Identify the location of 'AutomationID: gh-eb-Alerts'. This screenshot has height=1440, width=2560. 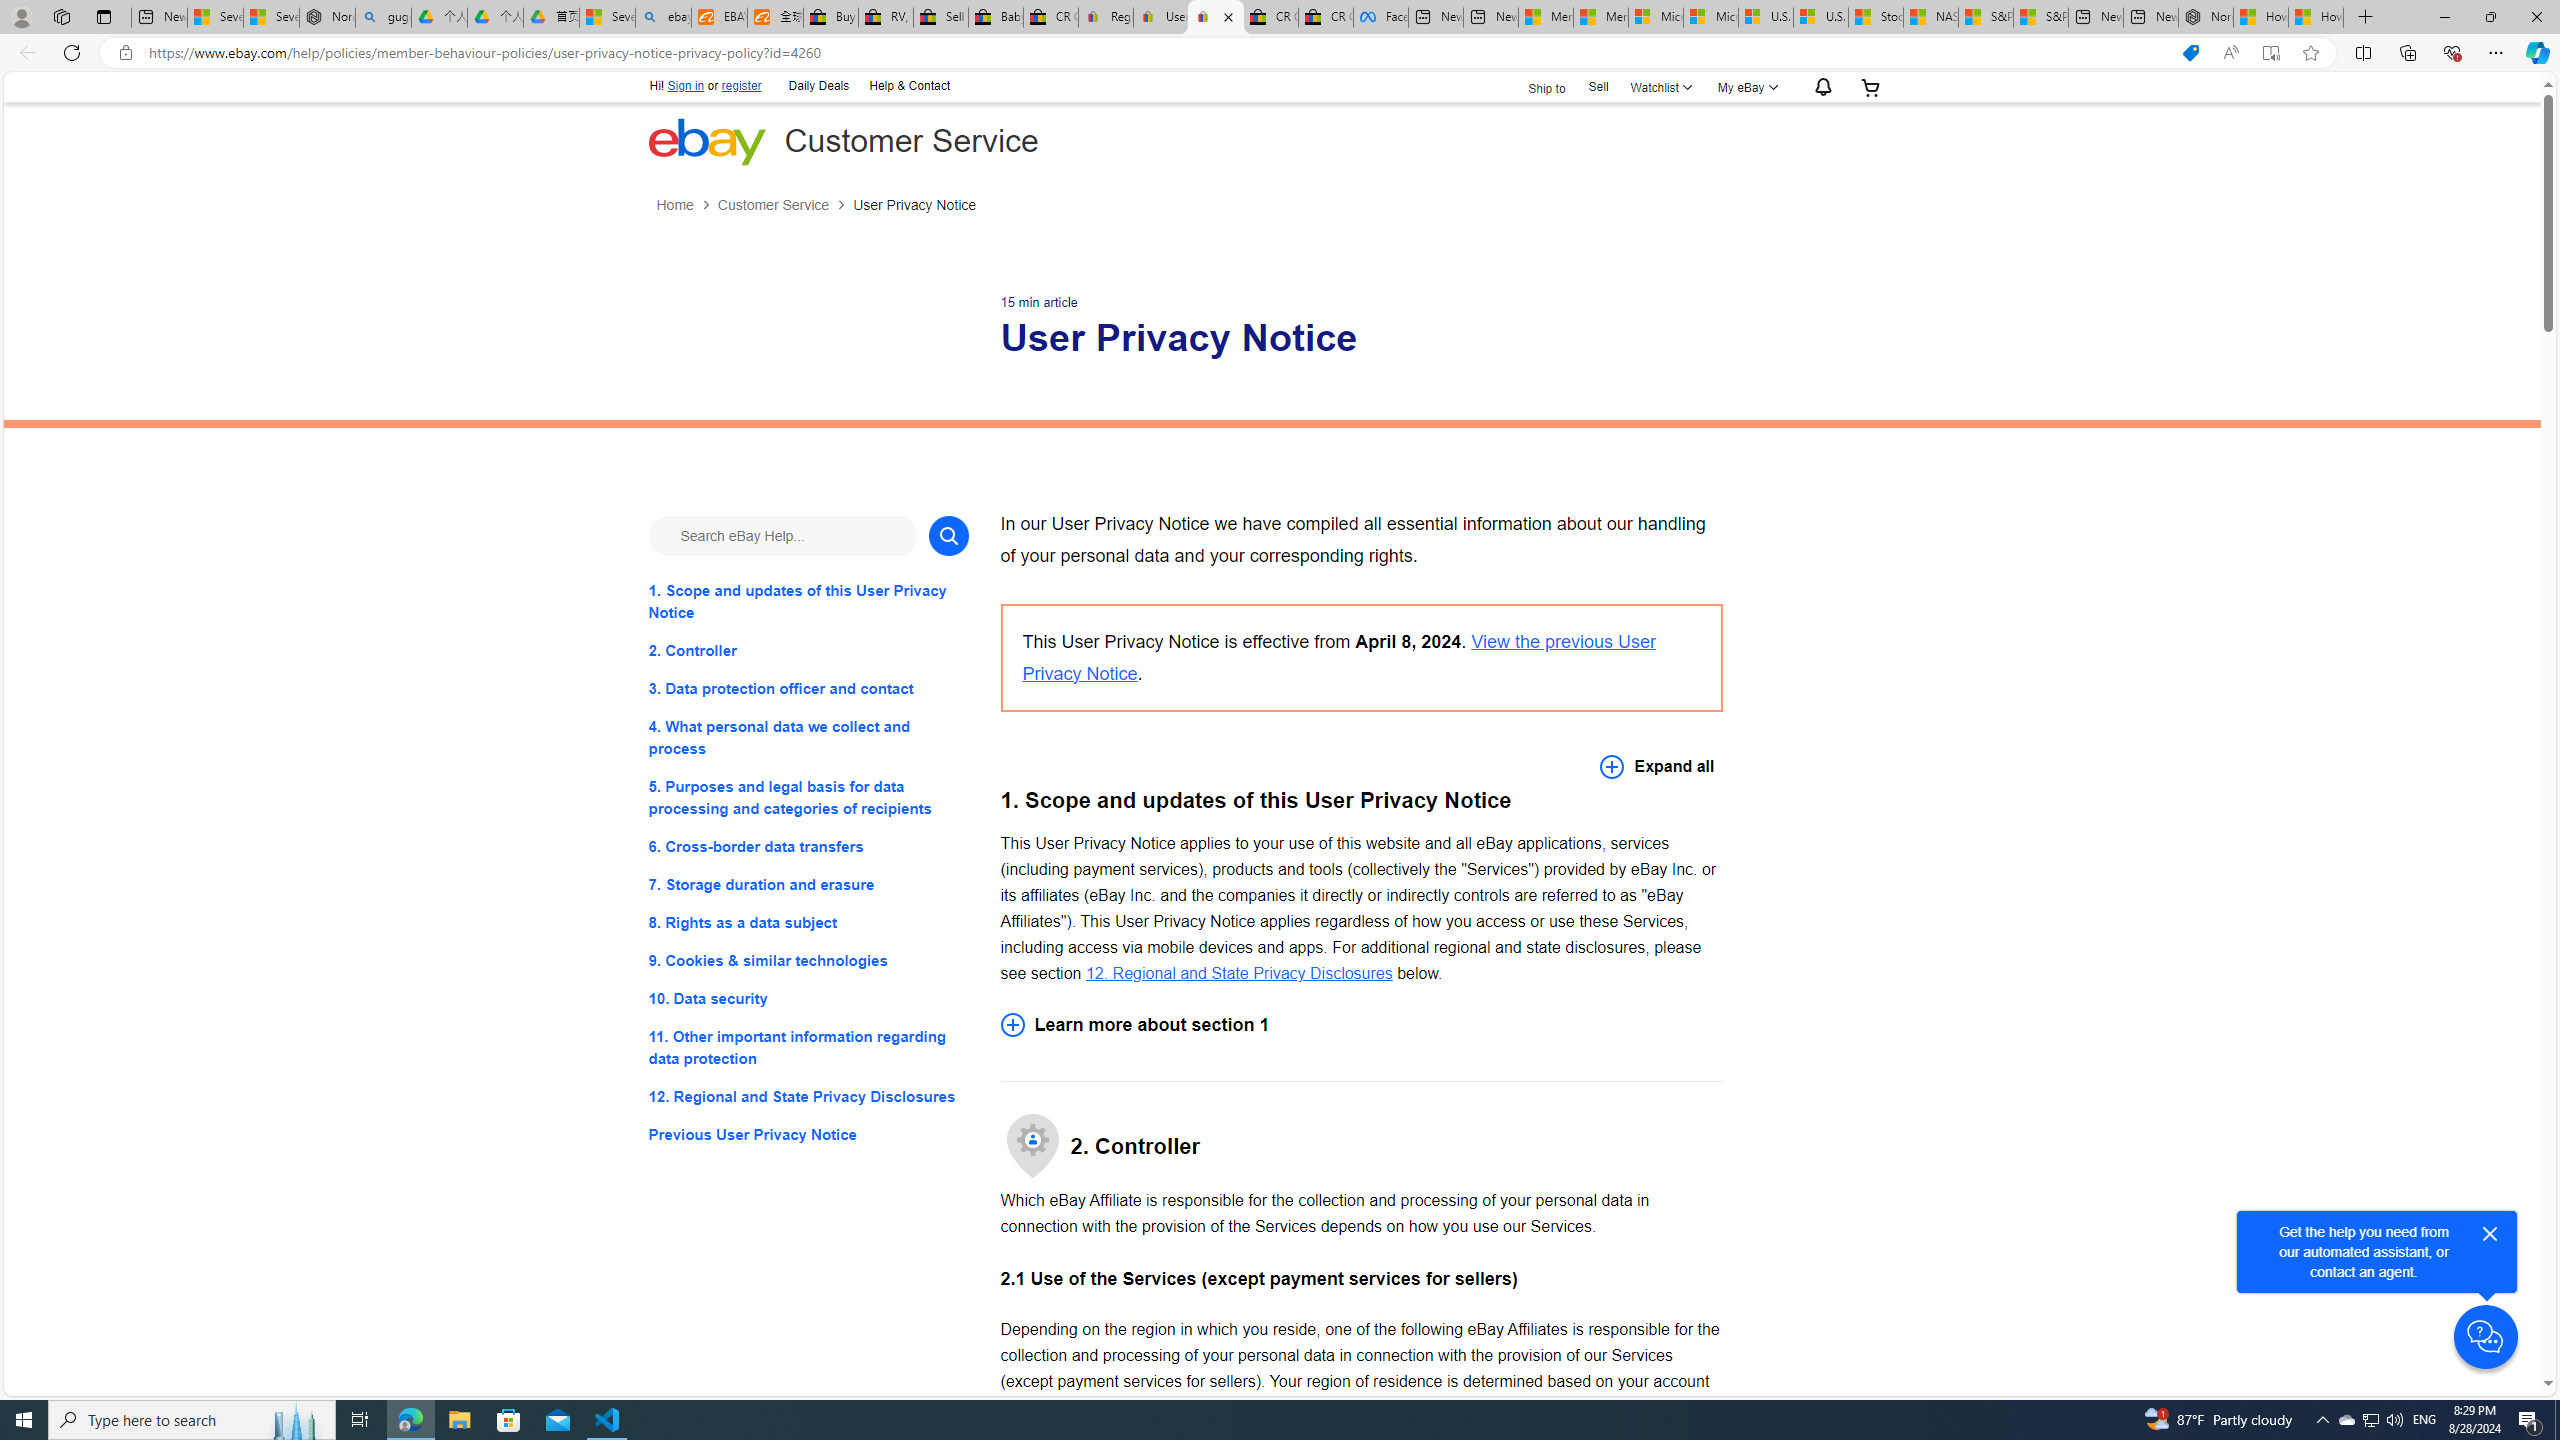
(1819, 87).